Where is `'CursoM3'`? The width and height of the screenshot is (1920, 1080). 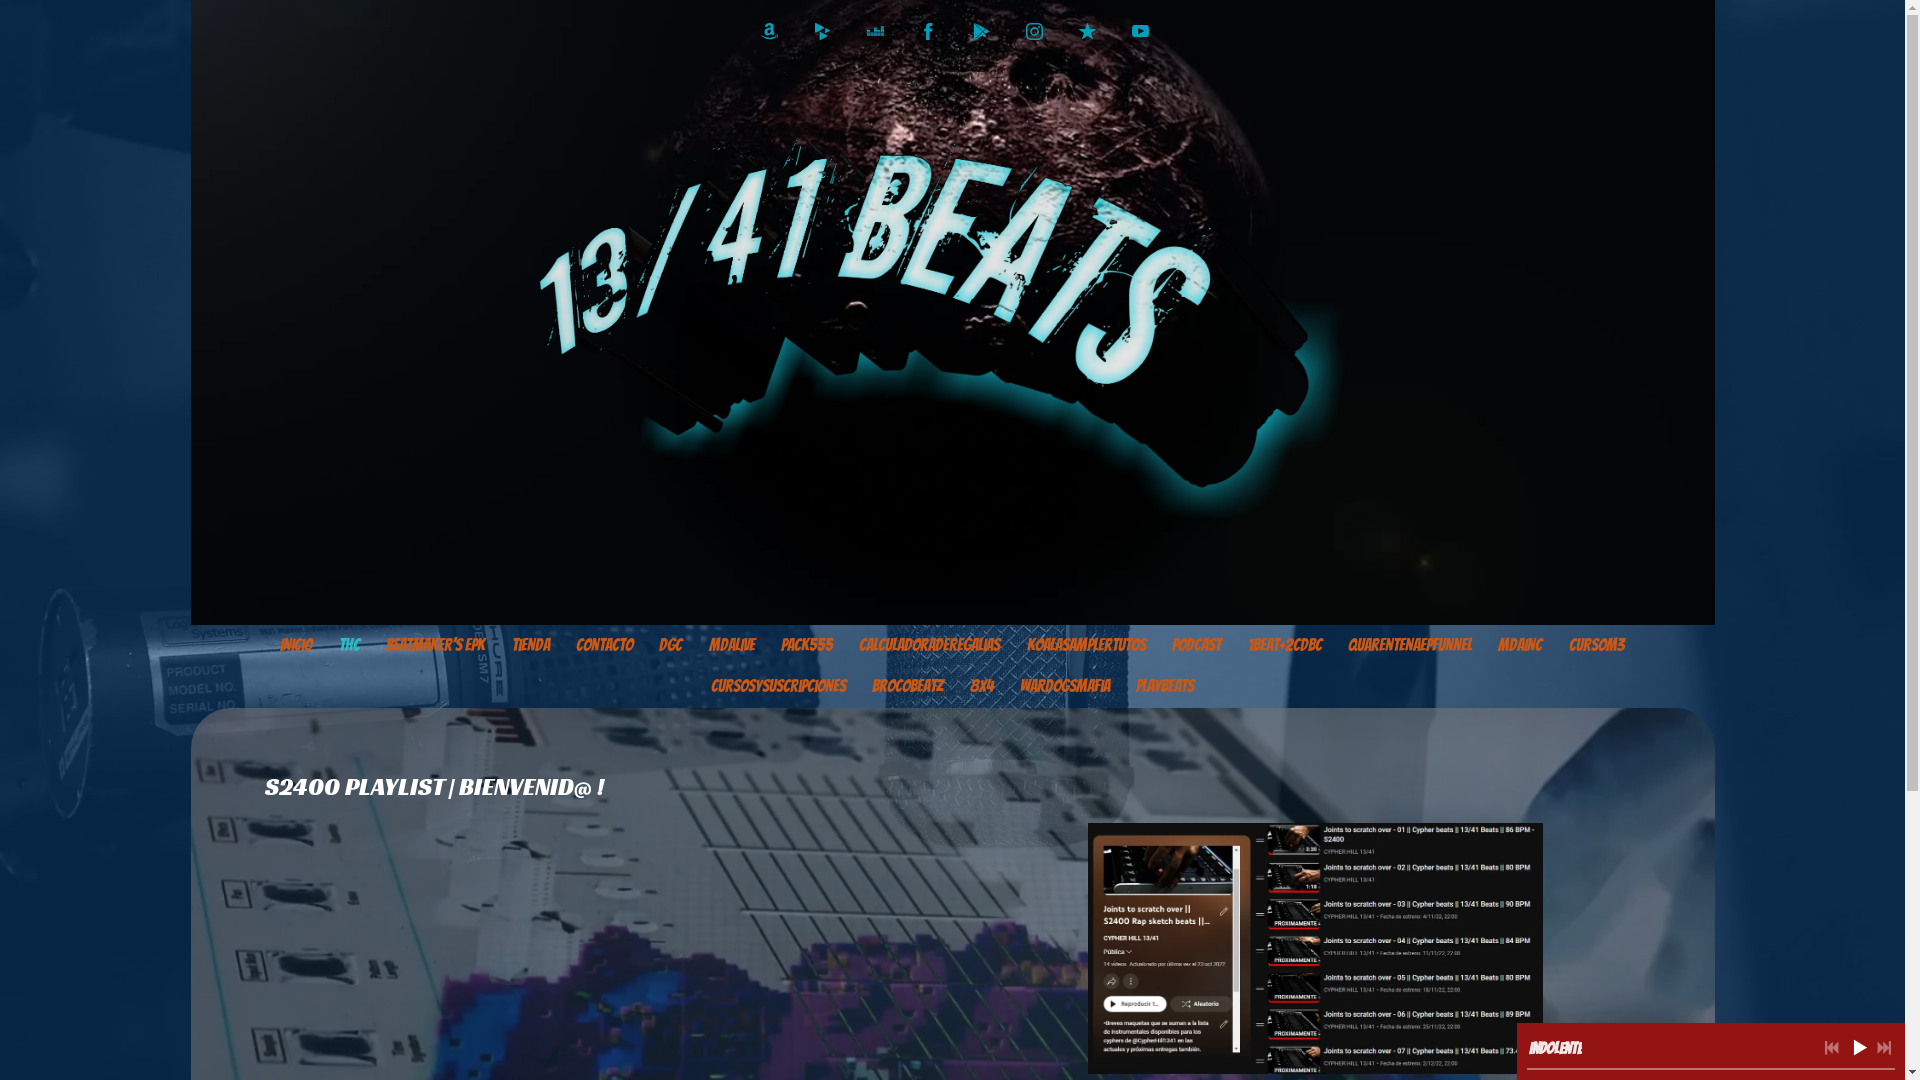 'CursoM3' is located at coordinates (1595, 645).